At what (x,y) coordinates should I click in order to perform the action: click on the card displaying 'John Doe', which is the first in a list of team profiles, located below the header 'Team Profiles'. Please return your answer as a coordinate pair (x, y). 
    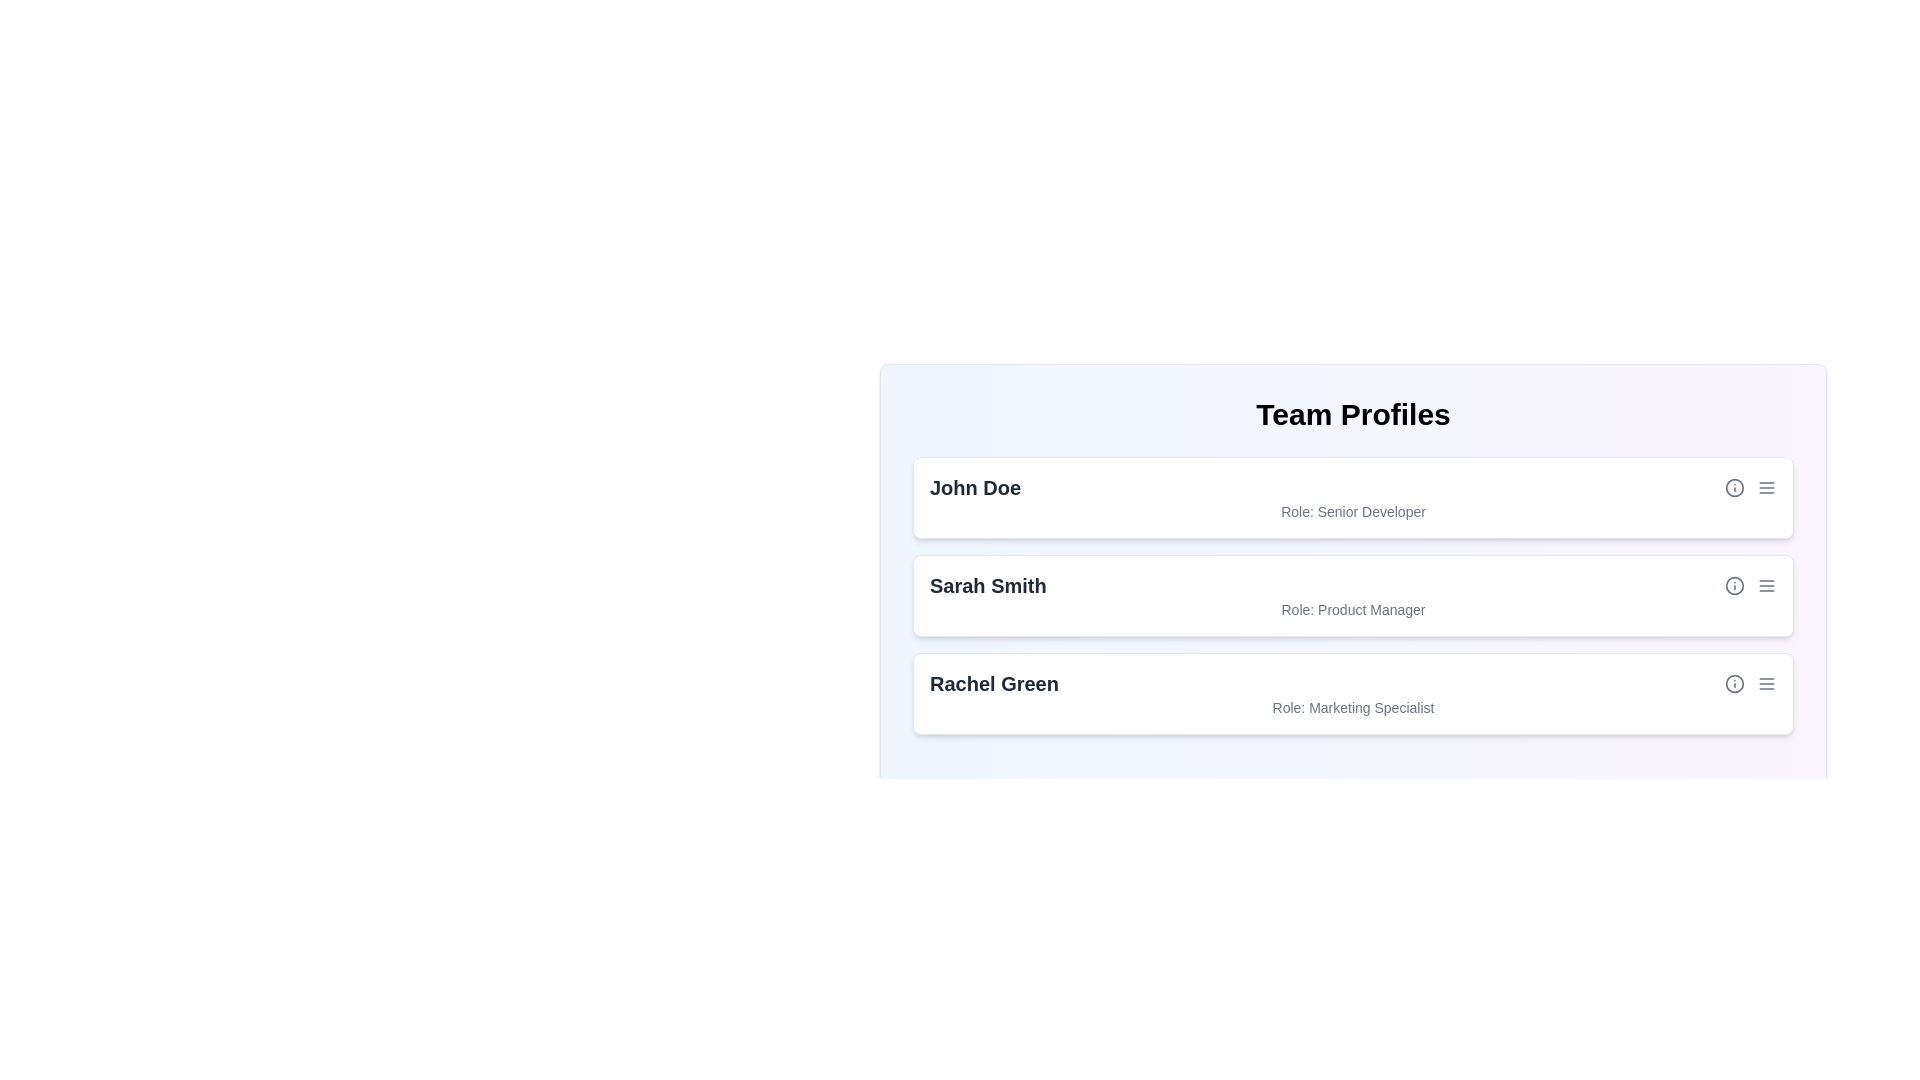
    Looking at the image, I should click on (1353, 496).